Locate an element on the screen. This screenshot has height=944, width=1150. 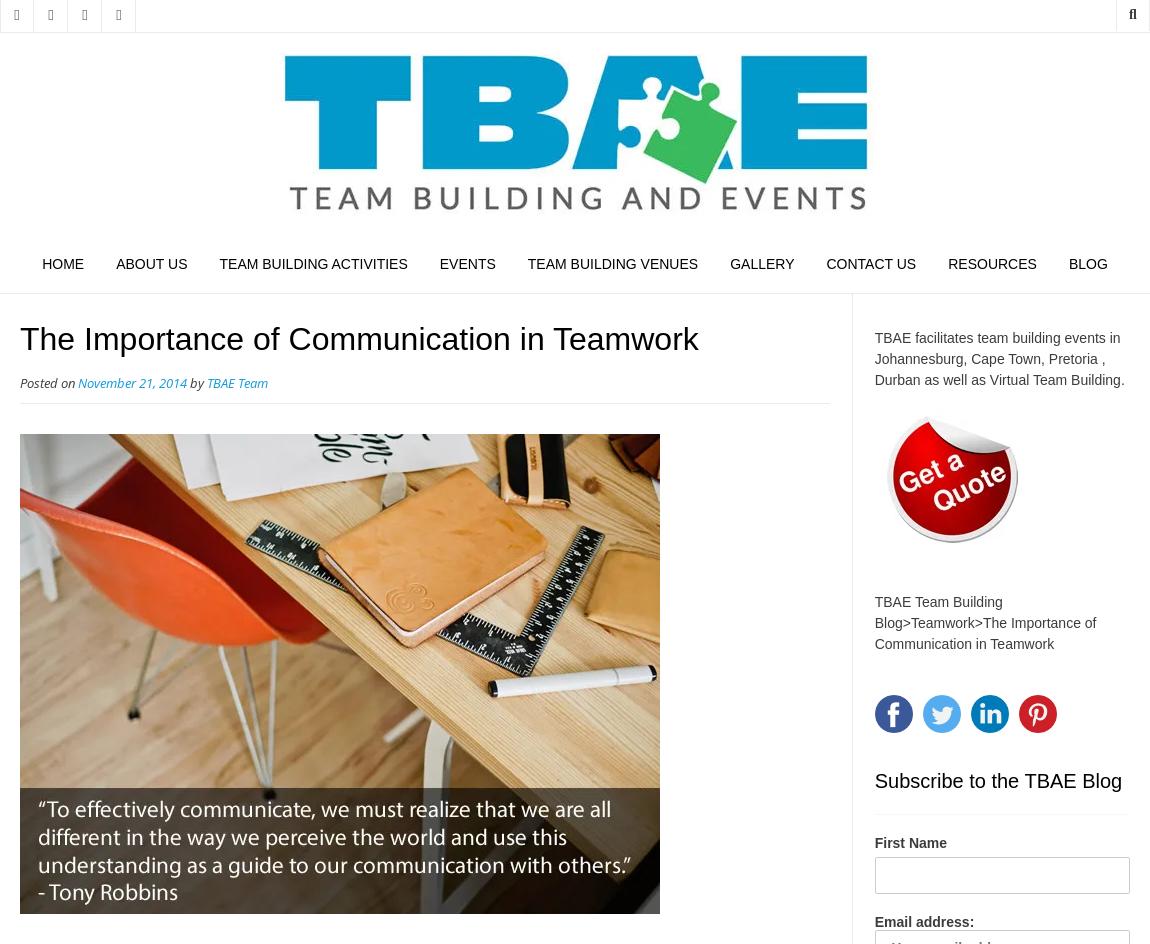
'Johannesburg' is located at coordinates (874, 357).